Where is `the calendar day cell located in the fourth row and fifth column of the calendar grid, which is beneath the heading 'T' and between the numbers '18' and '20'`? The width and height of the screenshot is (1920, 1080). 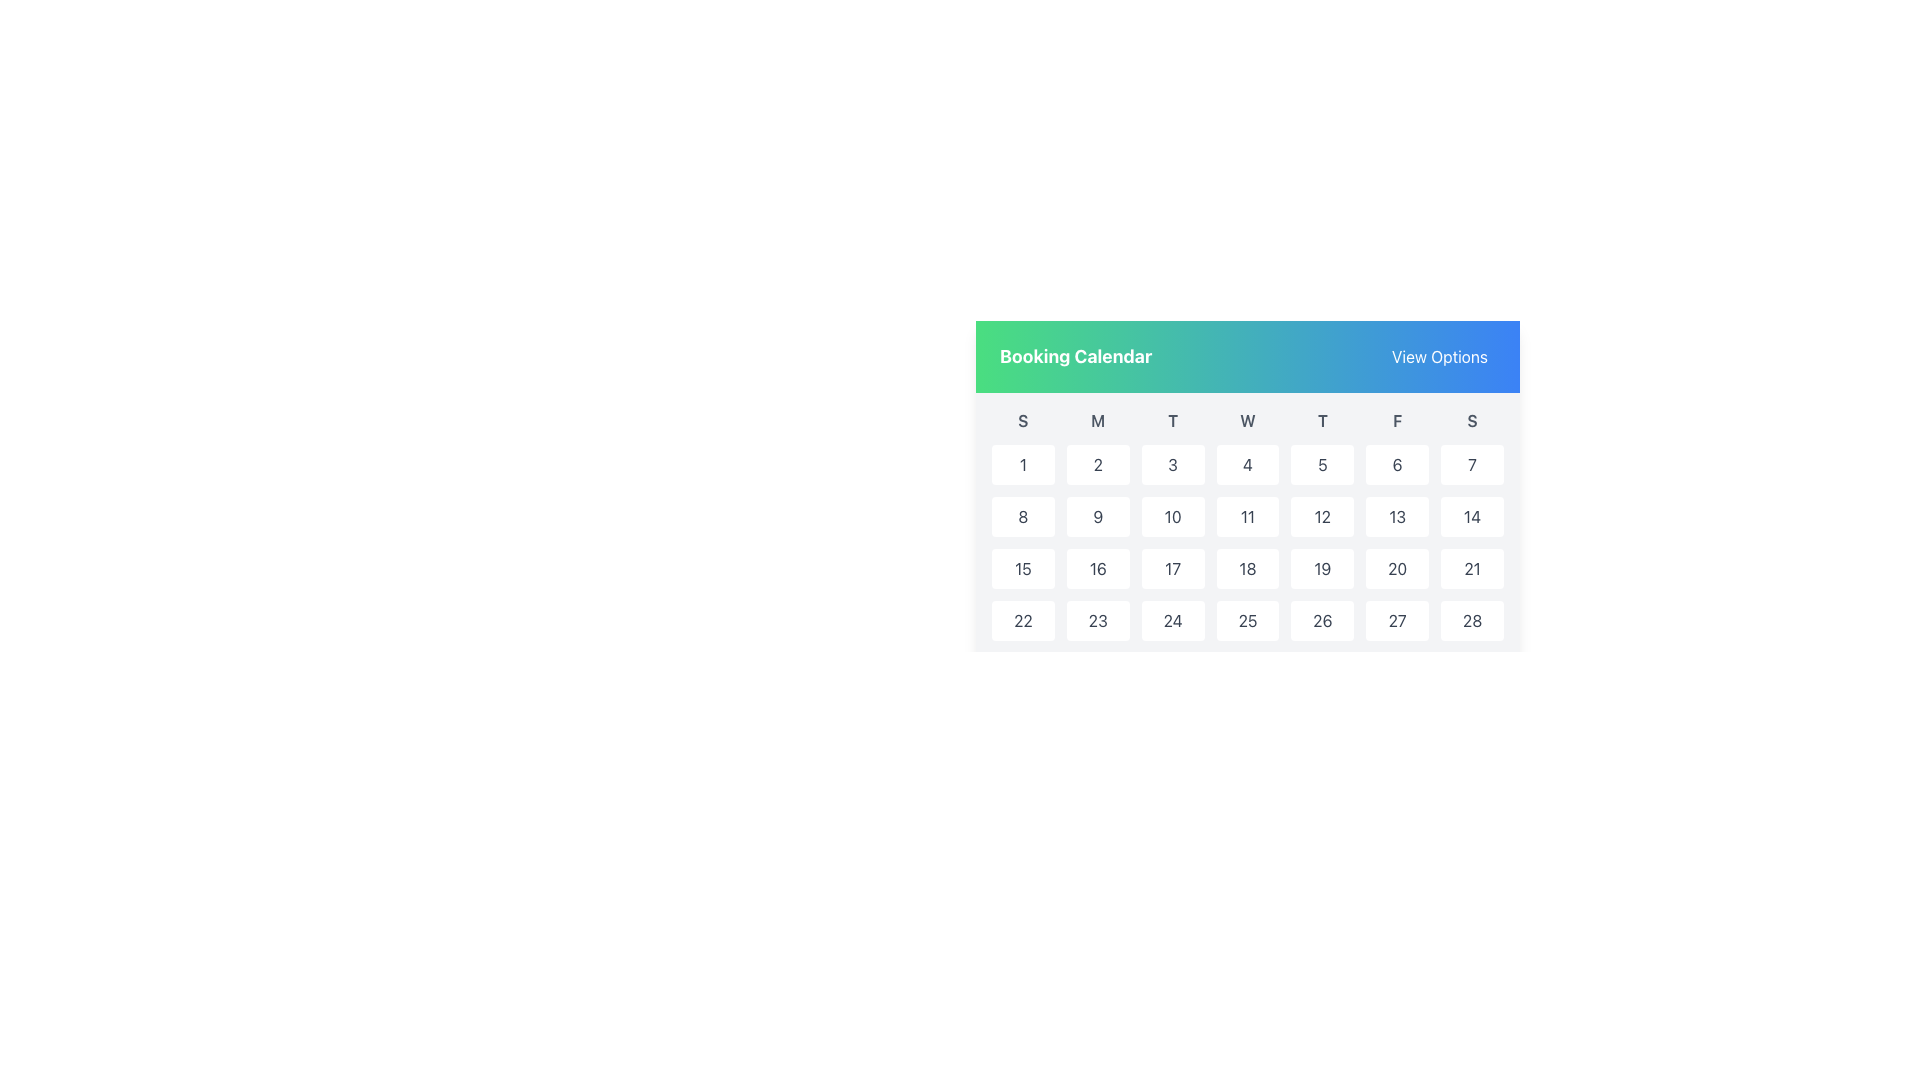 the calendar day cell located in the fourth row and fifth column of the calendar grid, which is beneath the heading 'T' and between the numbers '18' and '20' is located at coordinates (1322, 569).